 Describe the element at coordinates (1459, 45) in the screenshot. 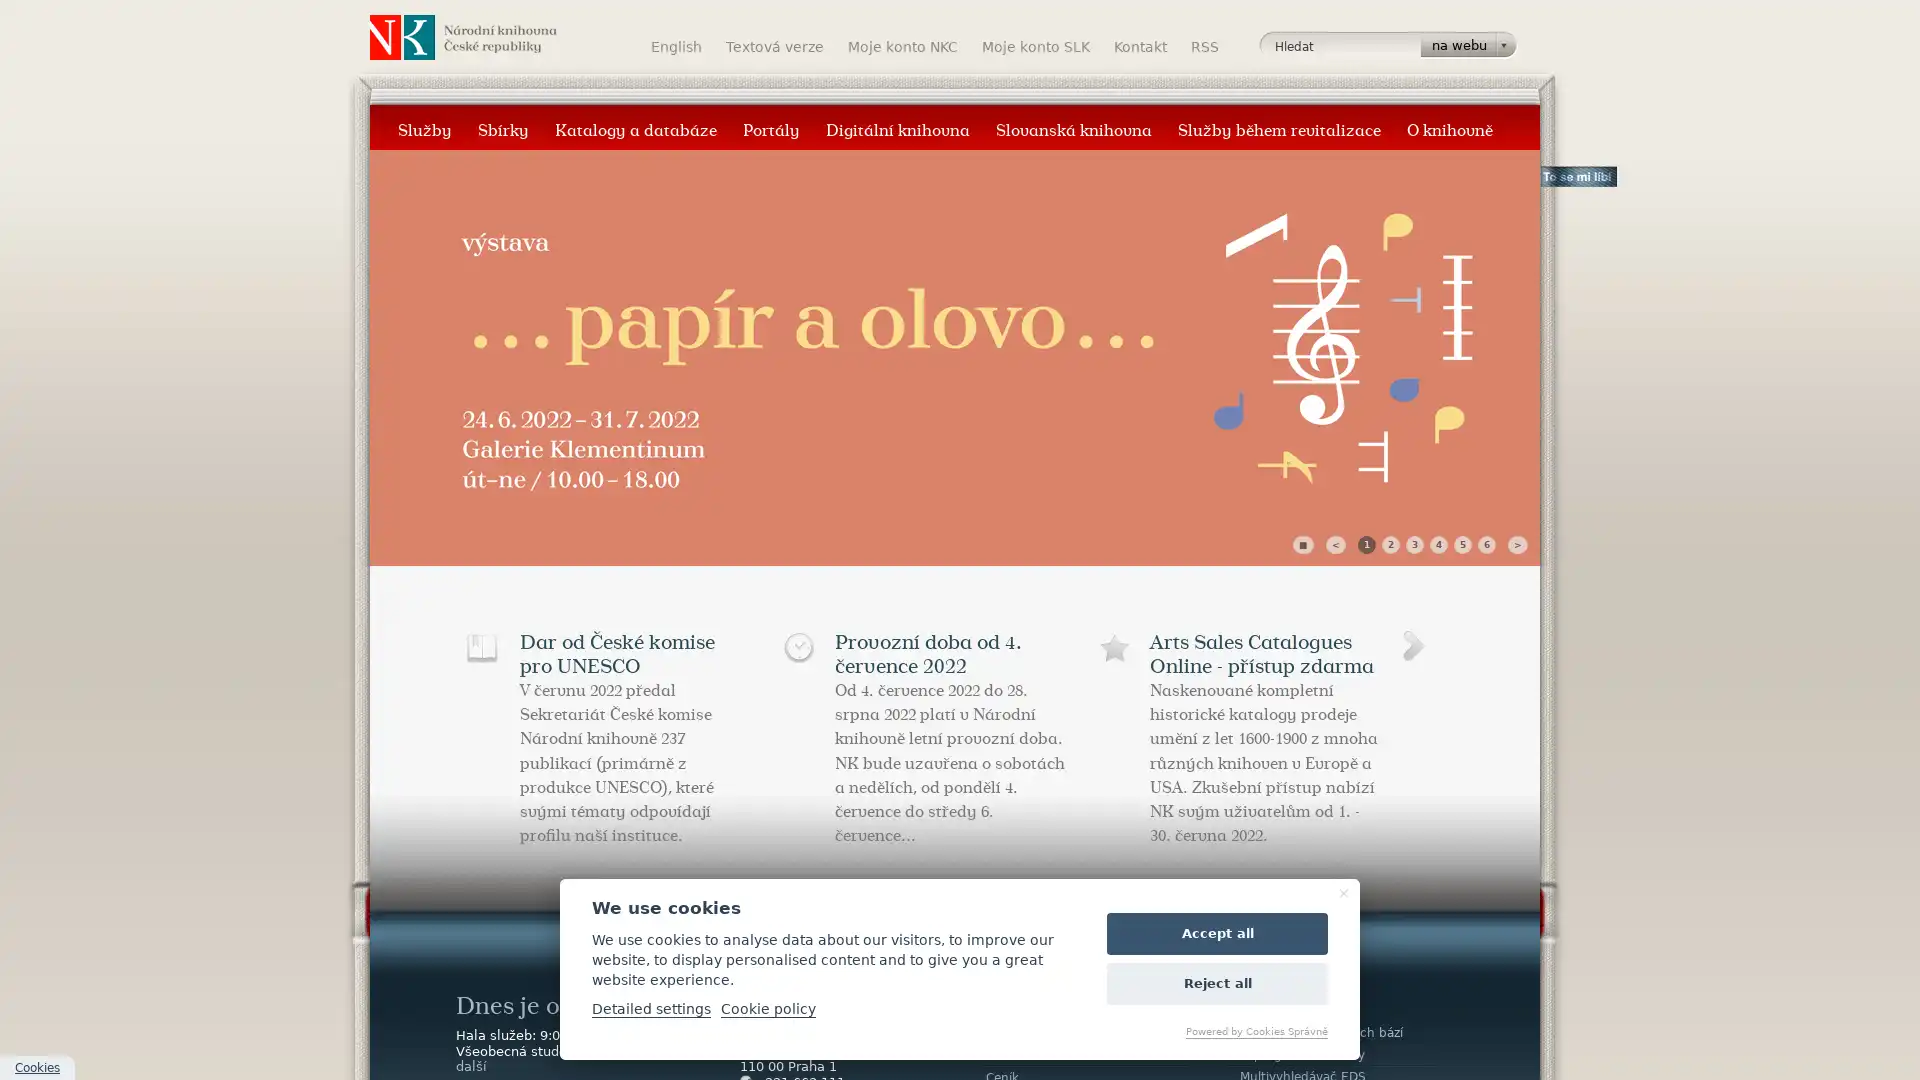

I see `na webu` at that location.